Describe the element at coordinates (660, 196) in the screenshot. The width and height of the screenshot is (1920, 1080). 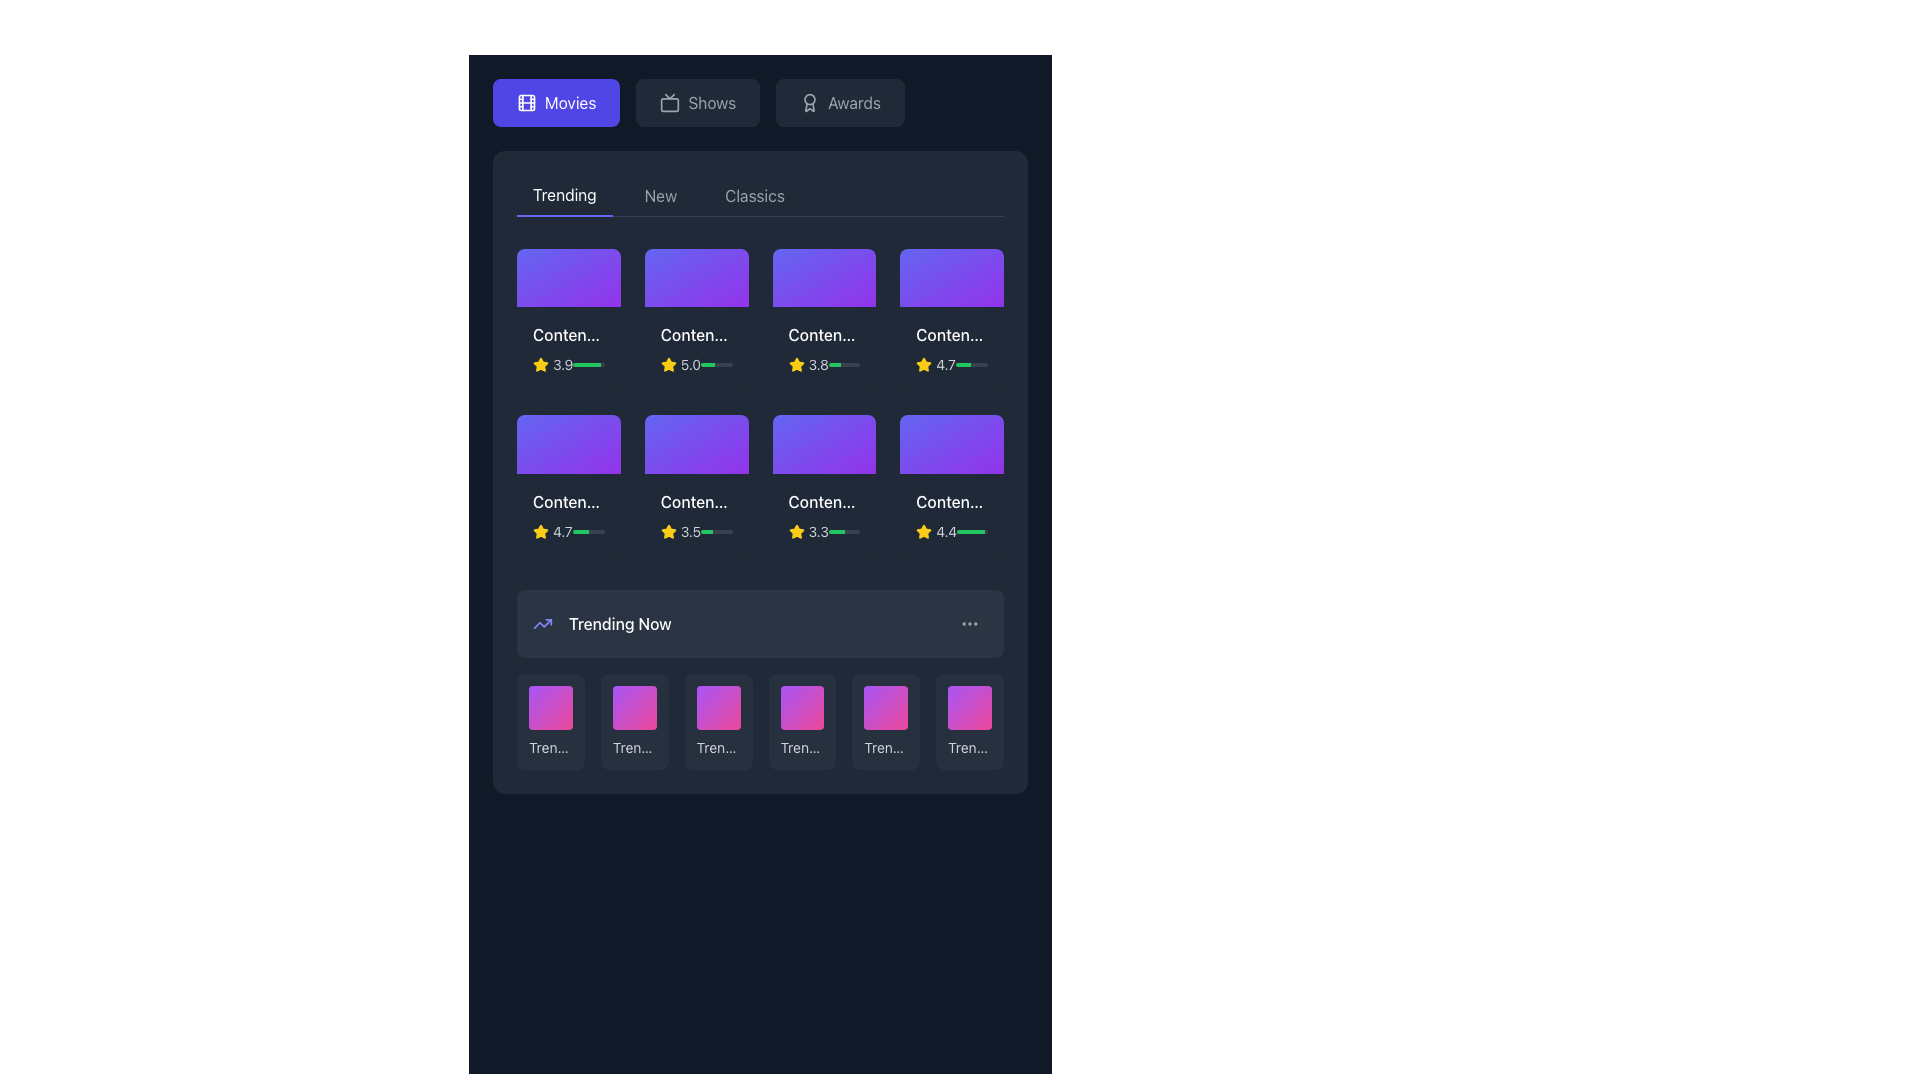
I see `the navigation tab located between the 'Trending' and 'Classics' tabs` at that location.